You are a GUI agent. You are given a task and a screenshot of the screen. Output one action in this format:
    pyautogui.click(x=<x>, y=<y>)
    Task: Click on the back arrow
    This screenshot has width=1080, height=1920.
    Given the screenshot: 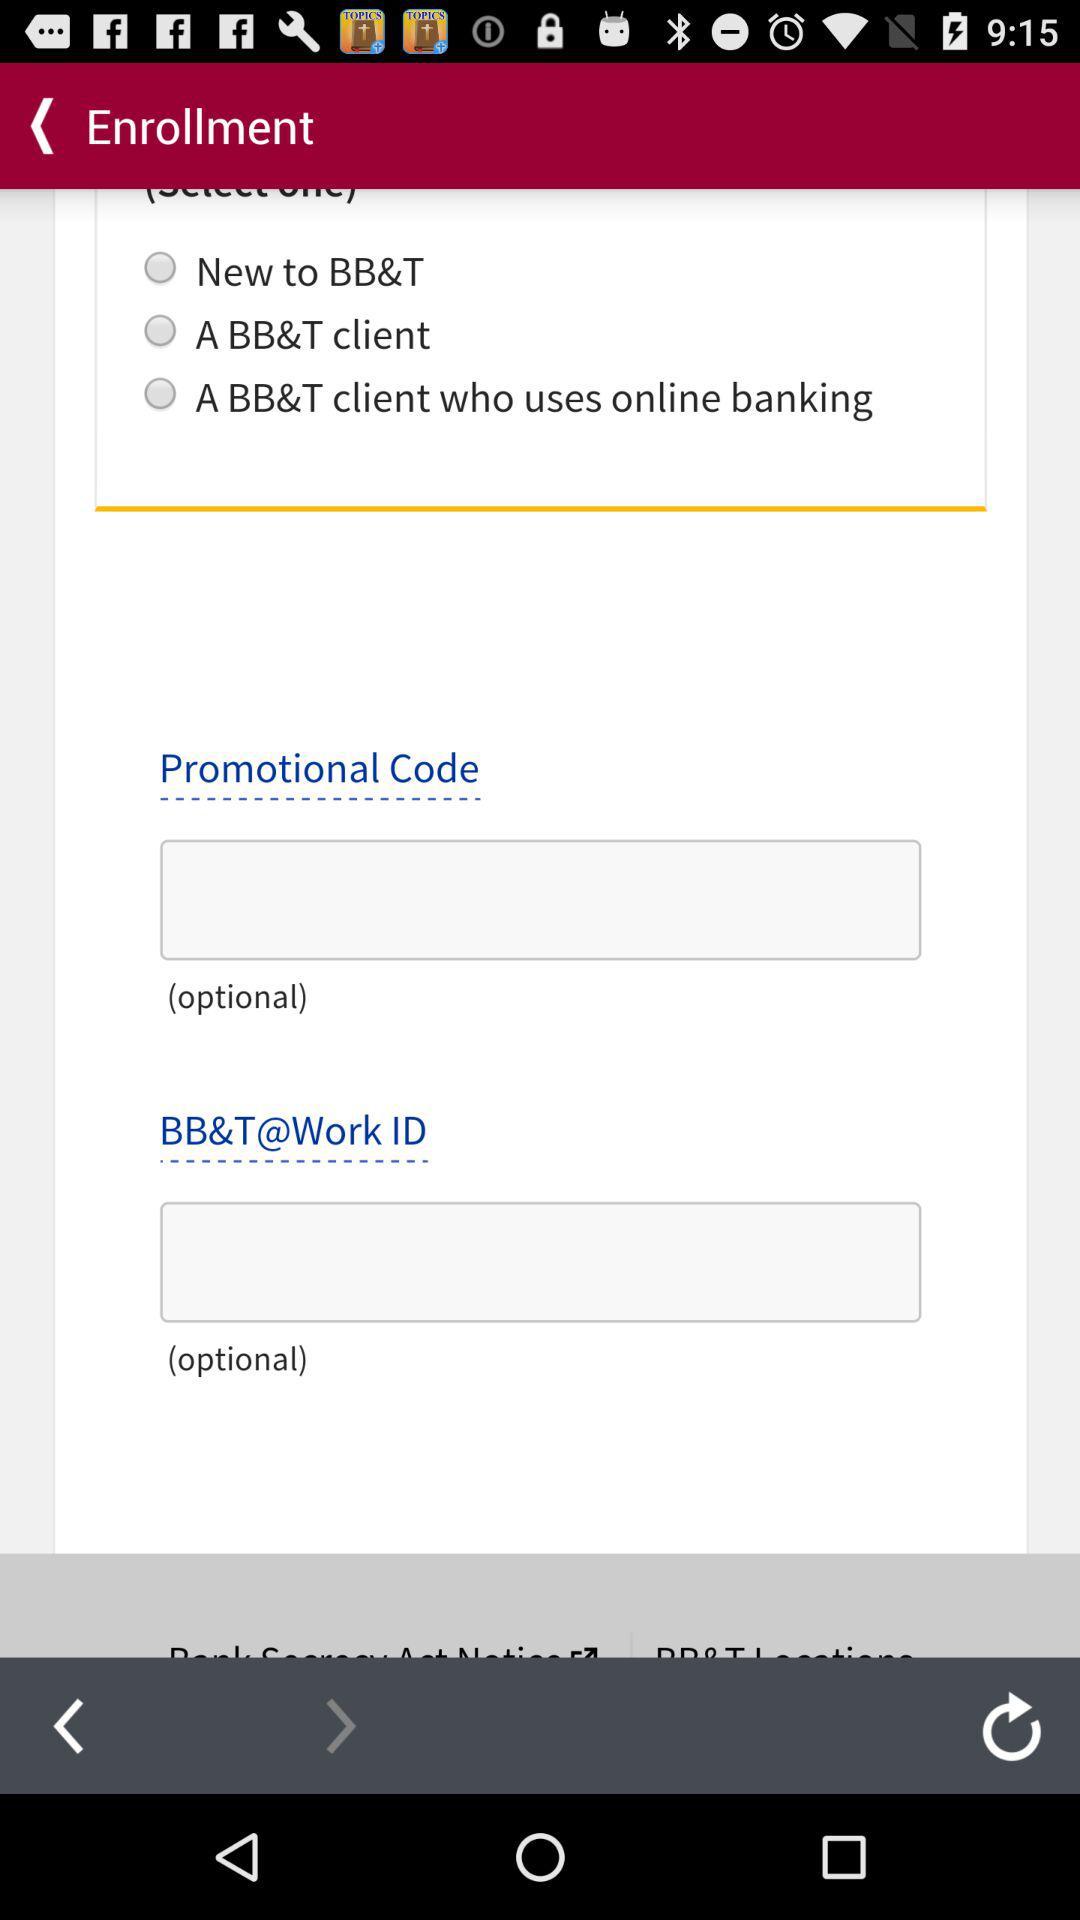 What is the action you would take?
    pyautogui.click(x=67, y=1724)
    